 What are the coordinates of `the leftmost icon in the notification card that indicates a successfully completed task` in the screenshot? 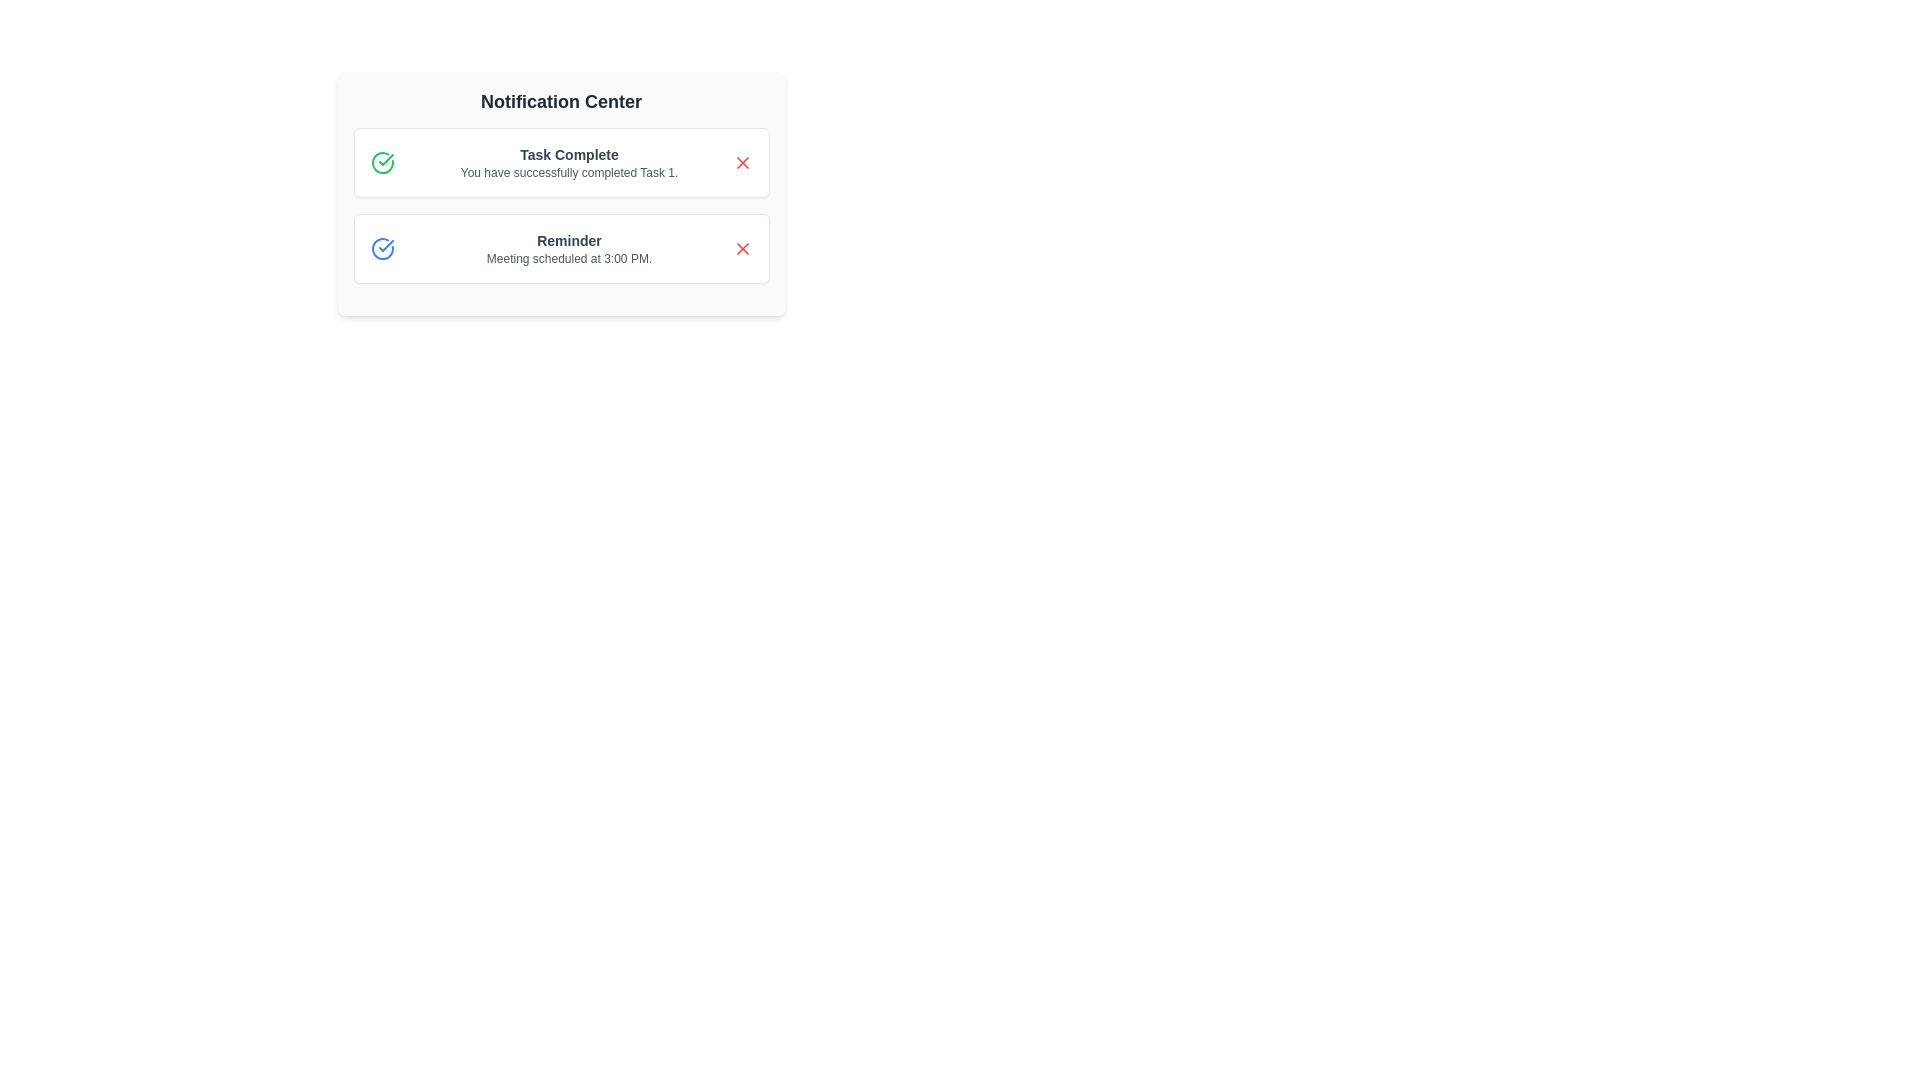 It's located at (382, 161).